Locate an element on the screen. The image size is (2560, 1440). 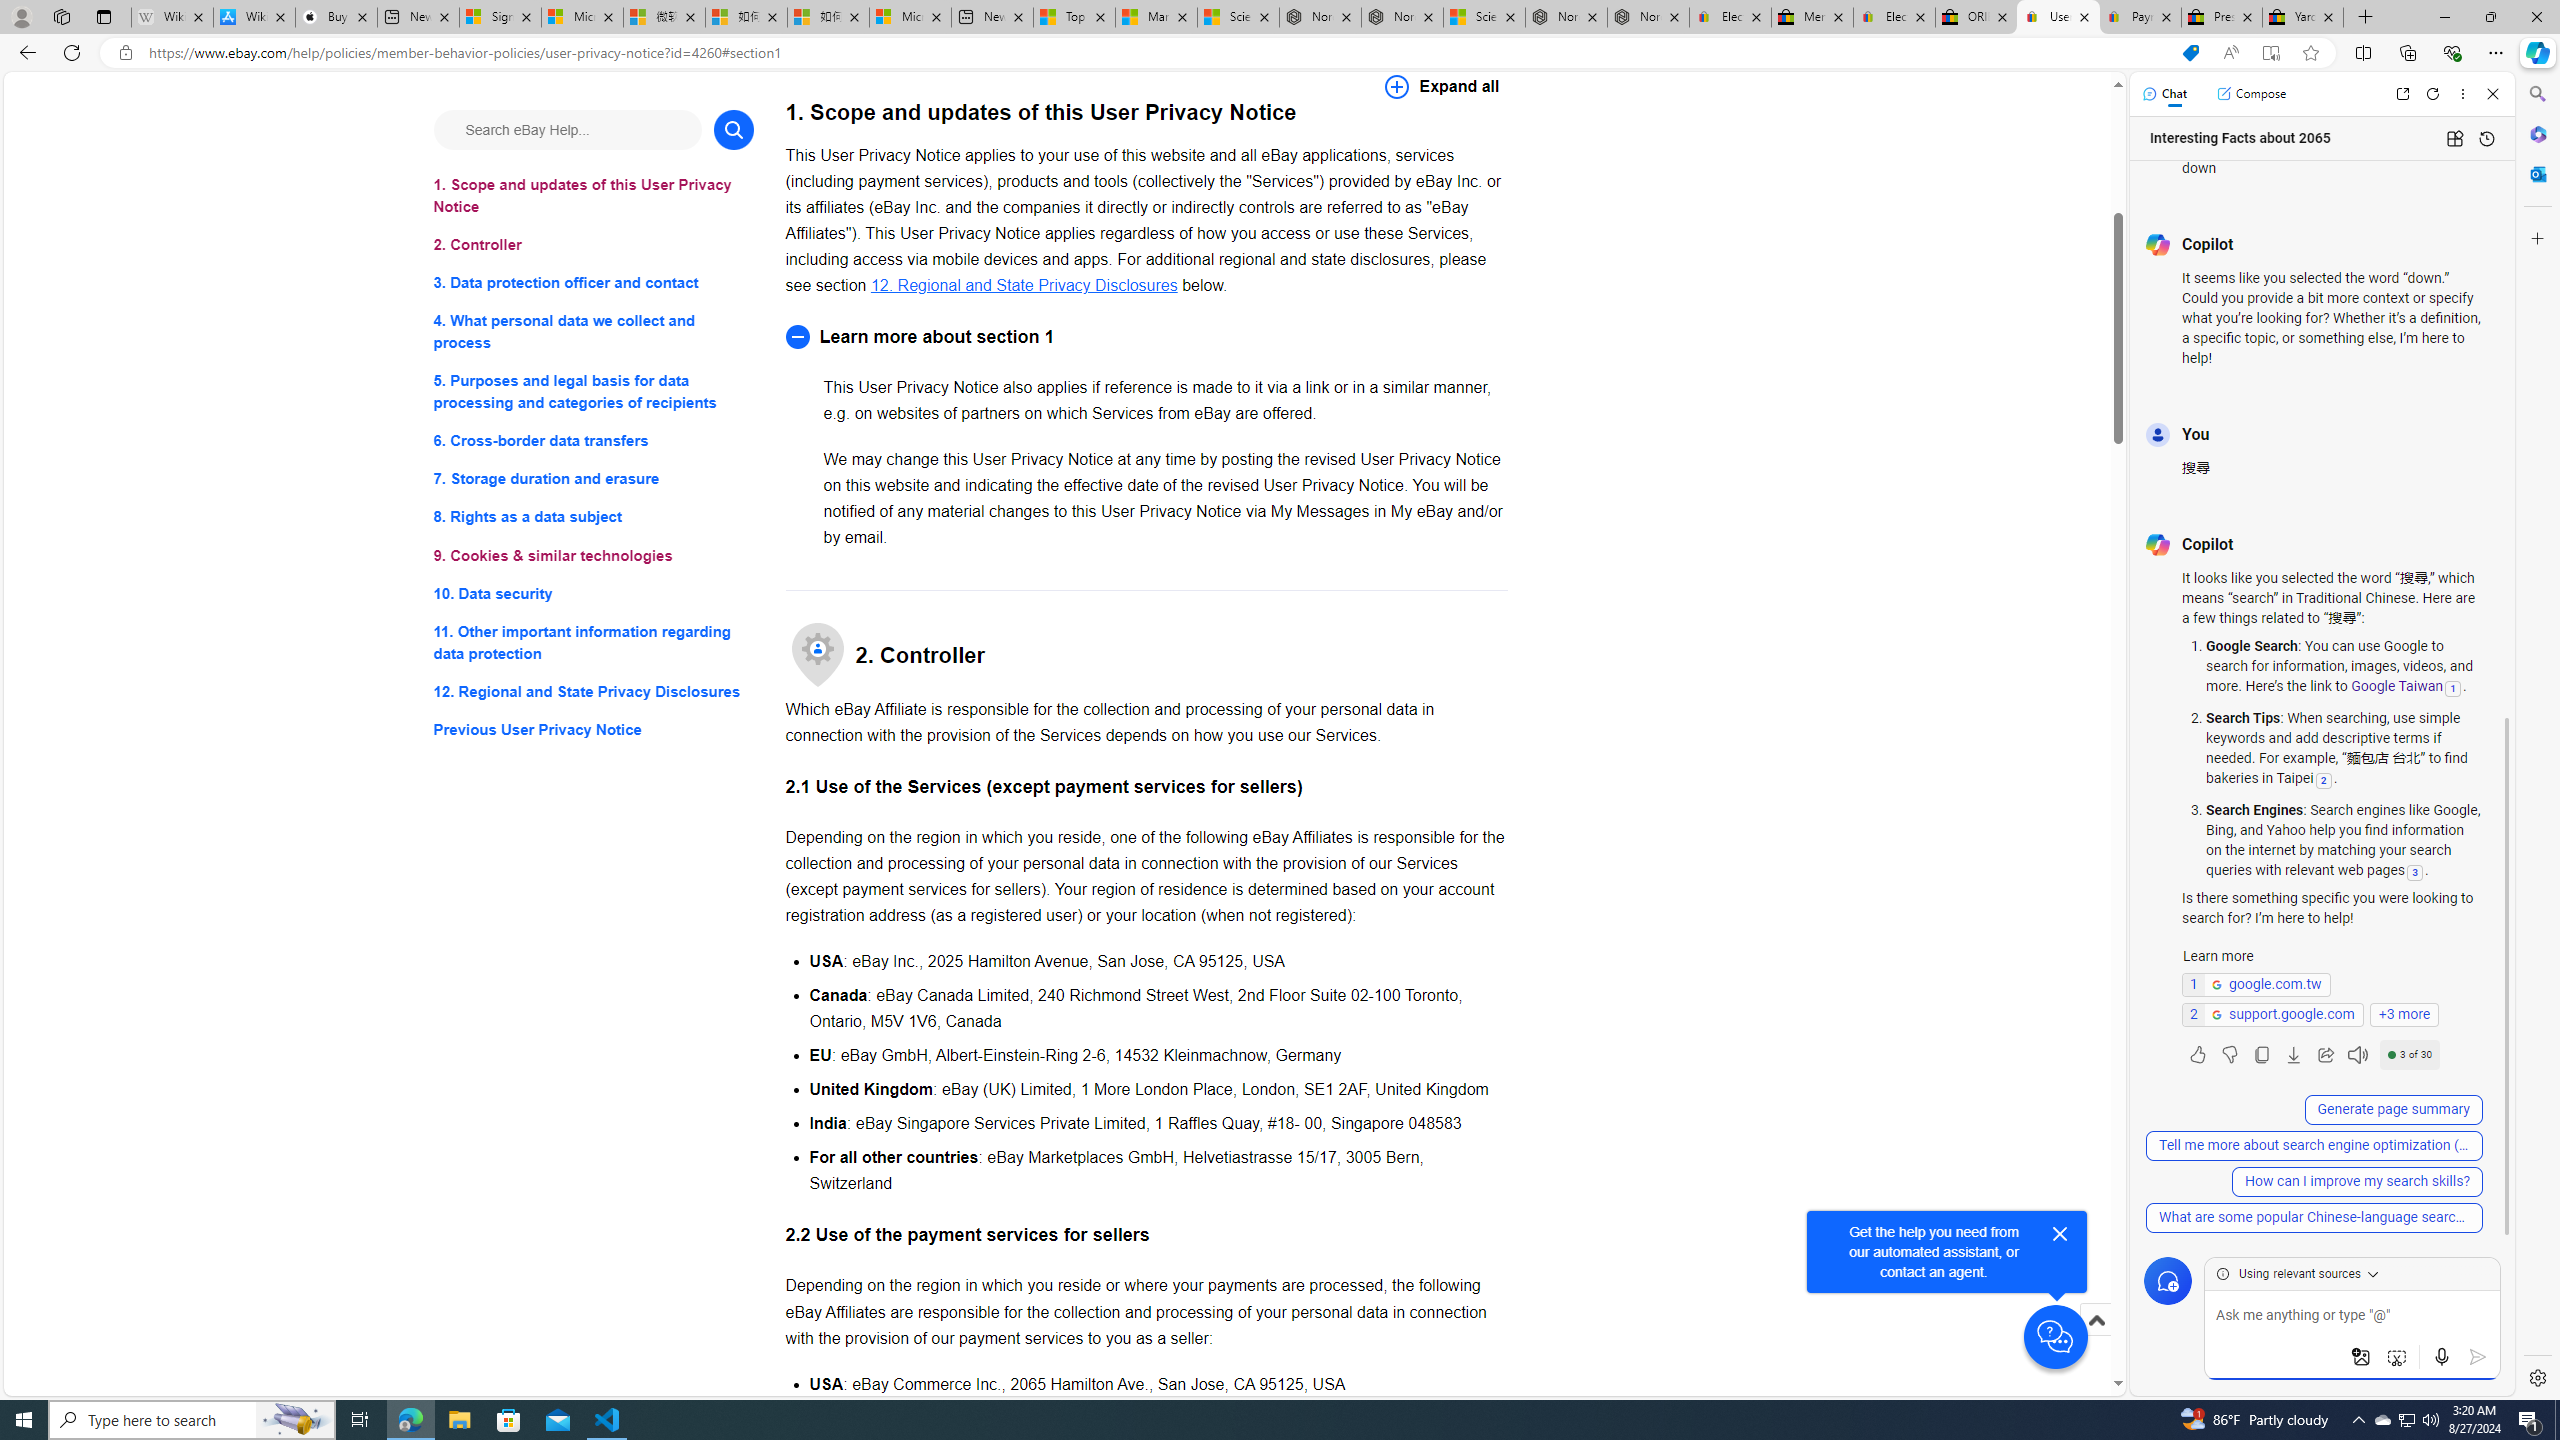
'1. Scope and updates of this User Privacy Notice' is located at coordinates (592, 195).